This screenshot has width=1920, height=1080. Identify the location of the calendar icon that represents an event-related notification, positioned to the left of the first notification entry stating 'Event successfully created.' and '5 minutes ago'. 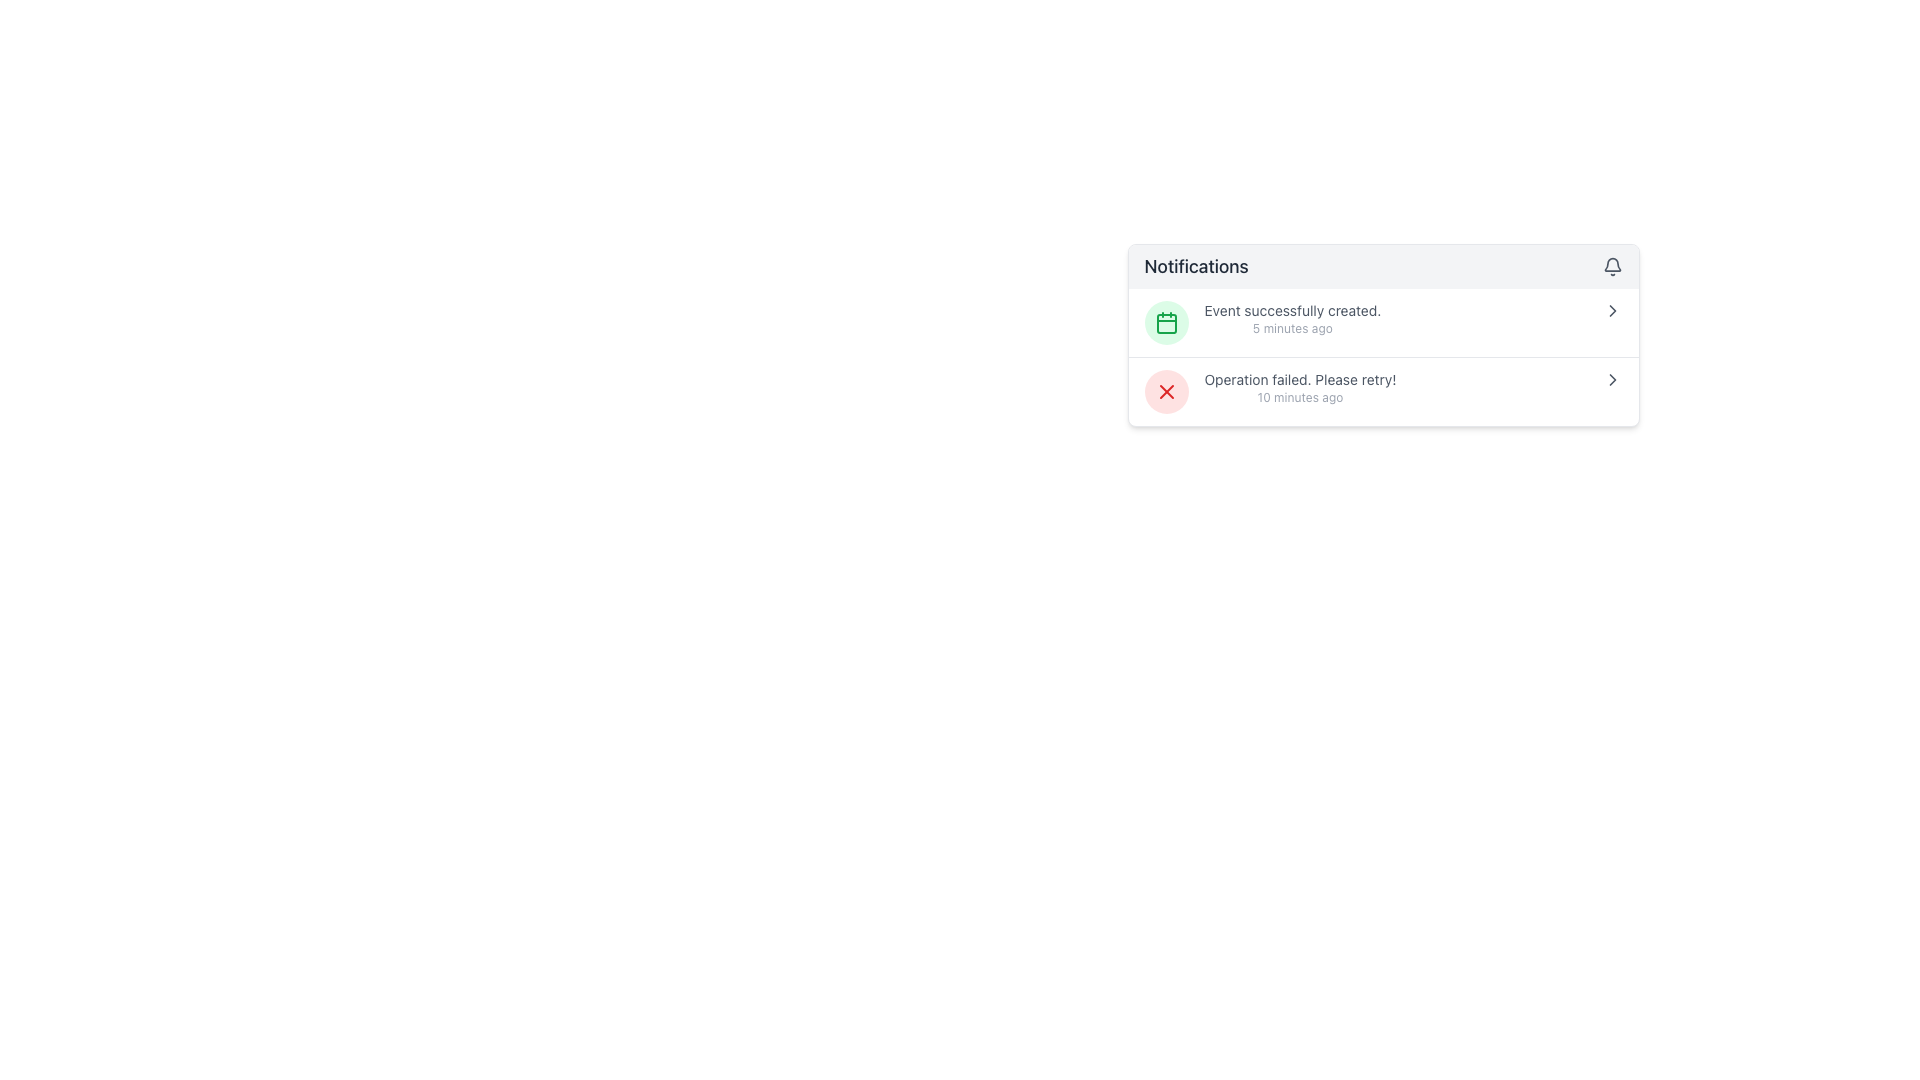
(1166, 322).